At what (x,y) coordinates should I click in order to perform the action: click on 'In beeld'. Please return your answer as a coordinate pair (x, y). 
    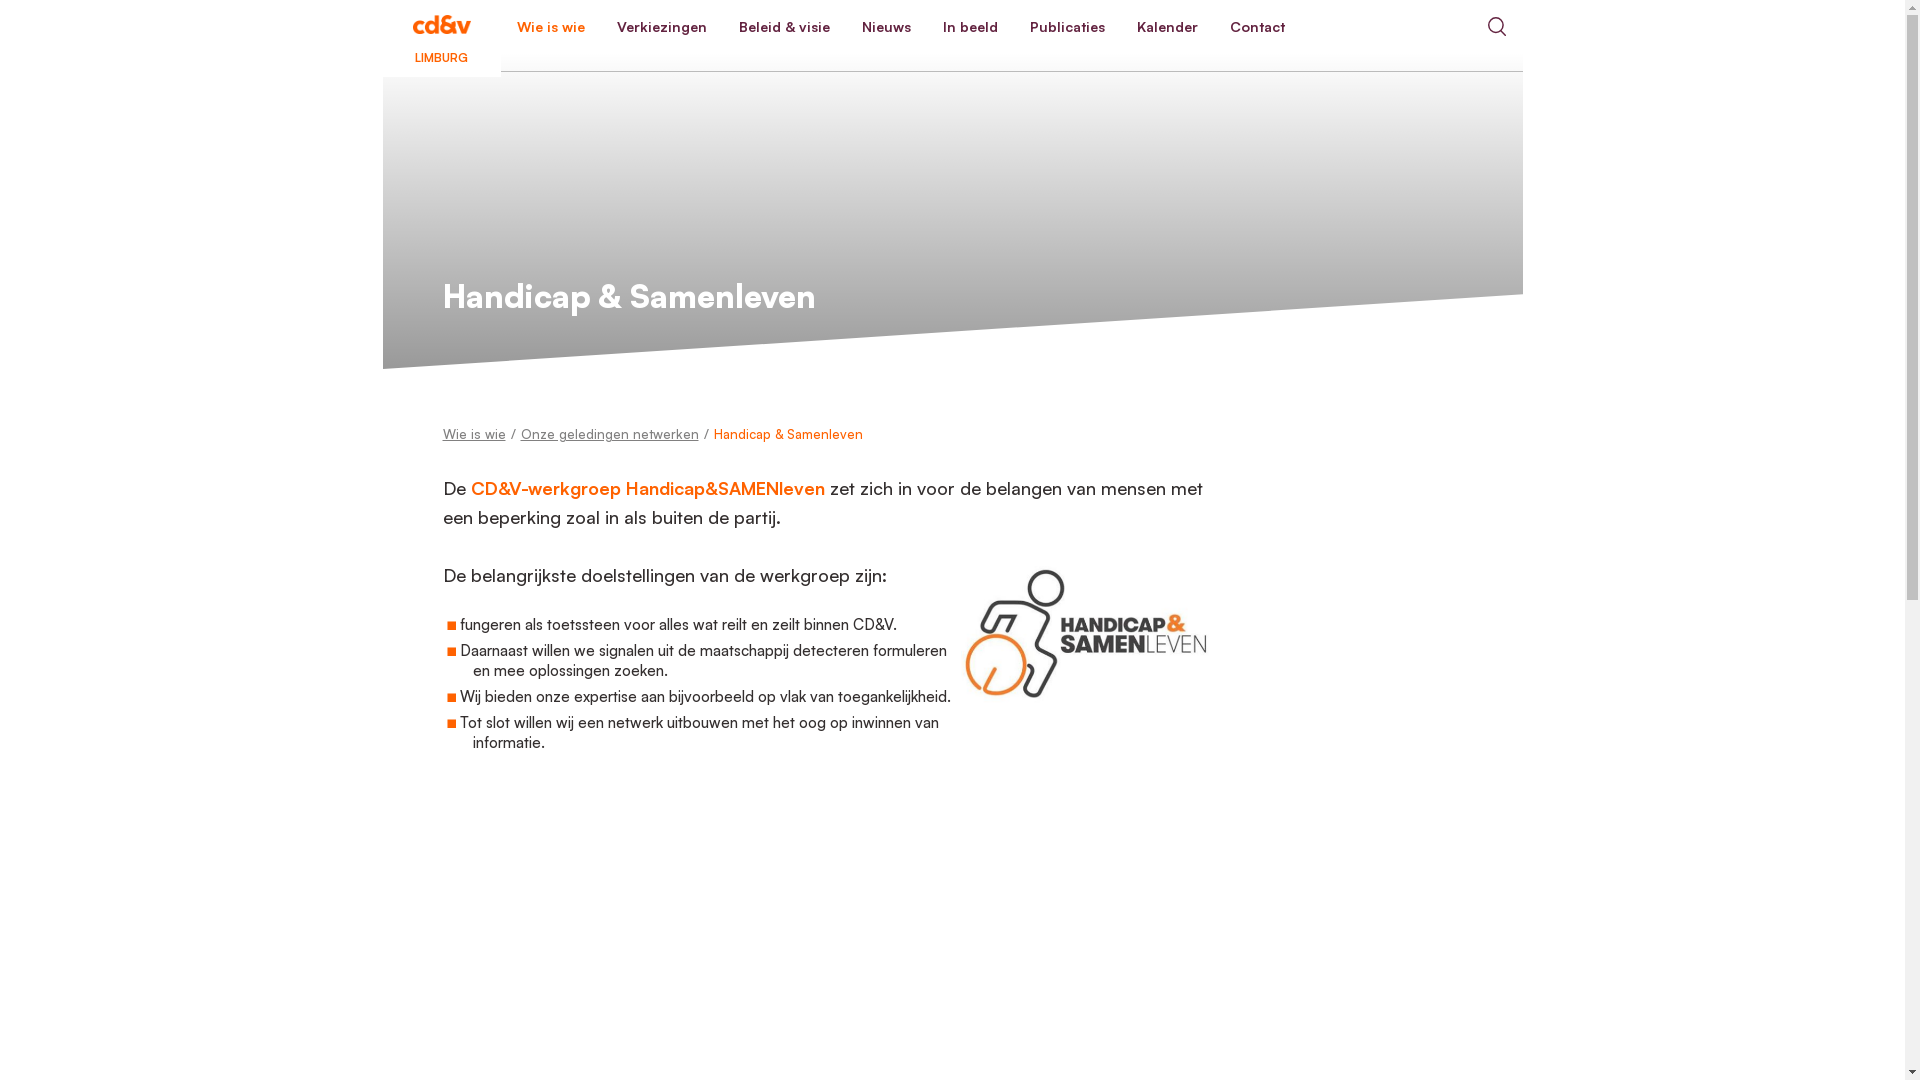
    Looking at the image, I should click on (969, 27).